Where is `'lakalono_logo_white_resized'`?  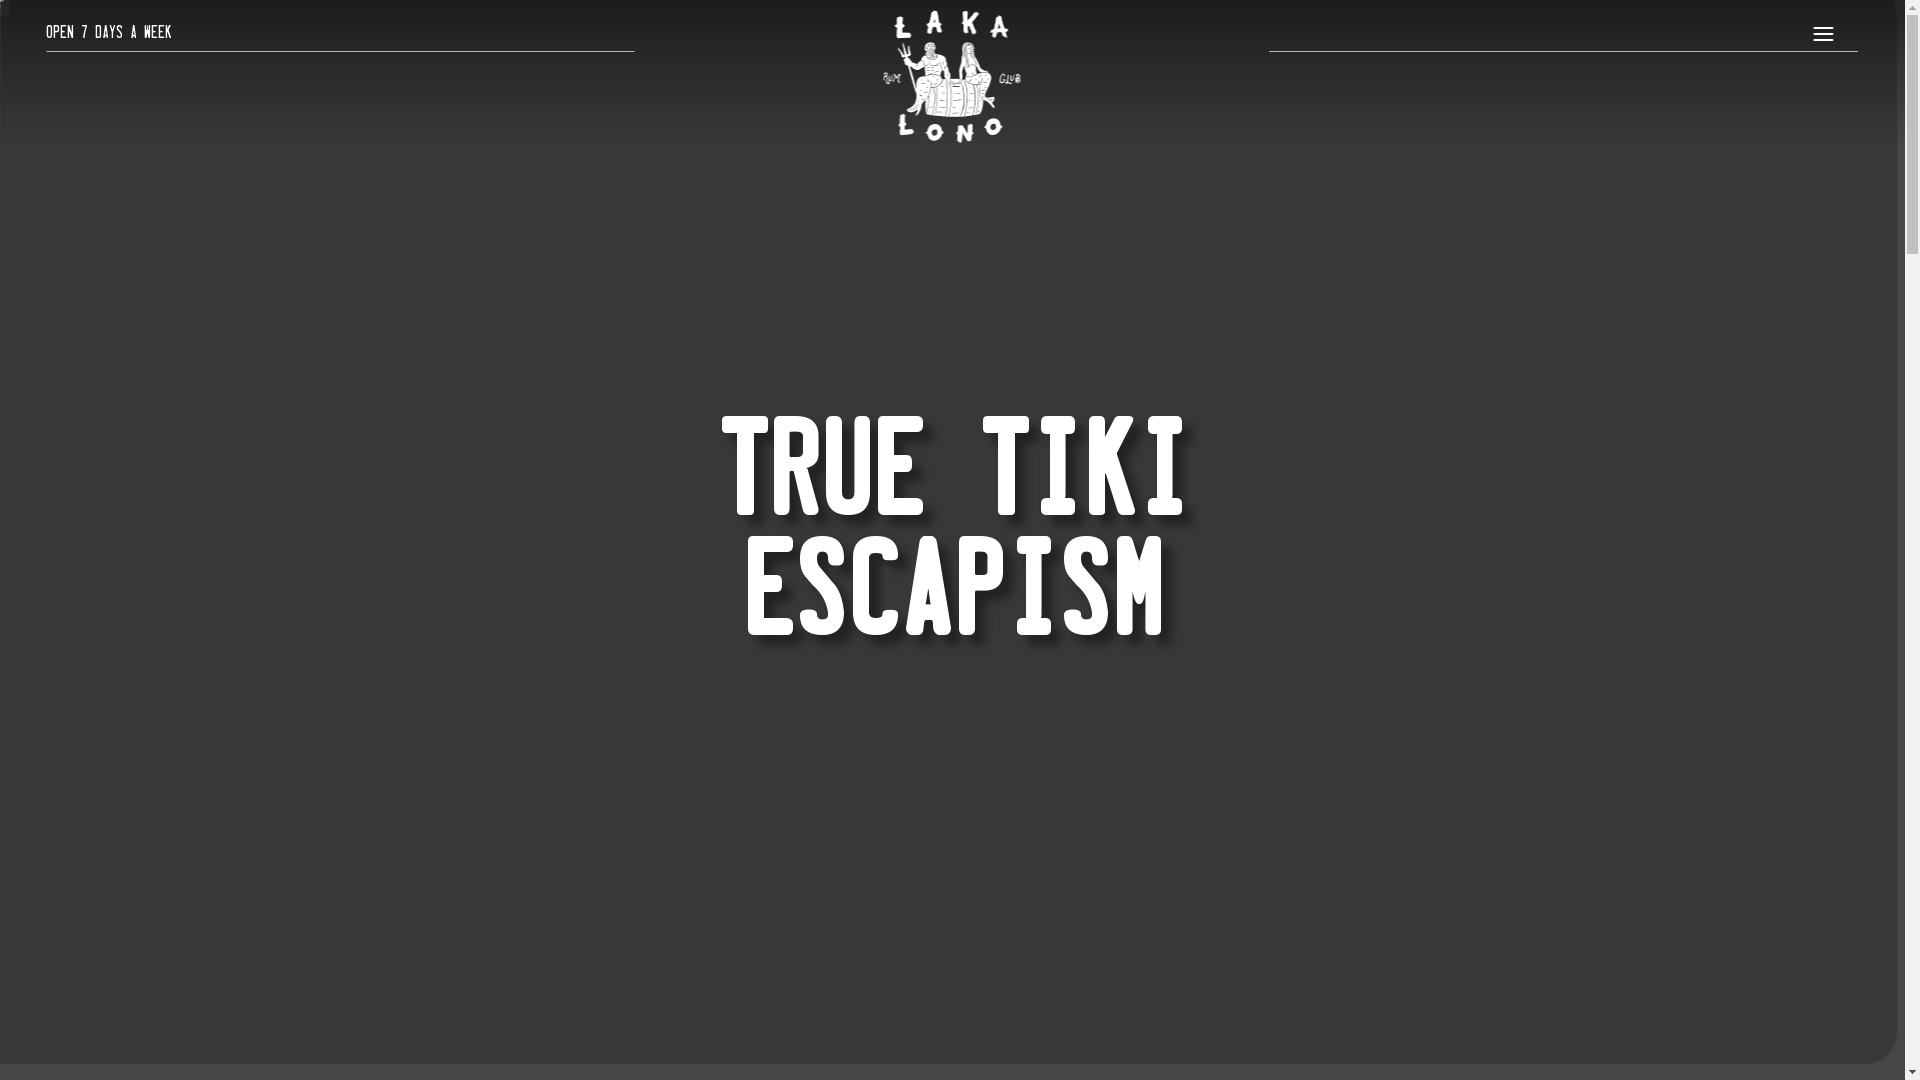
'lakalono_logo_white_resized' is located at coordinates (951, 75).